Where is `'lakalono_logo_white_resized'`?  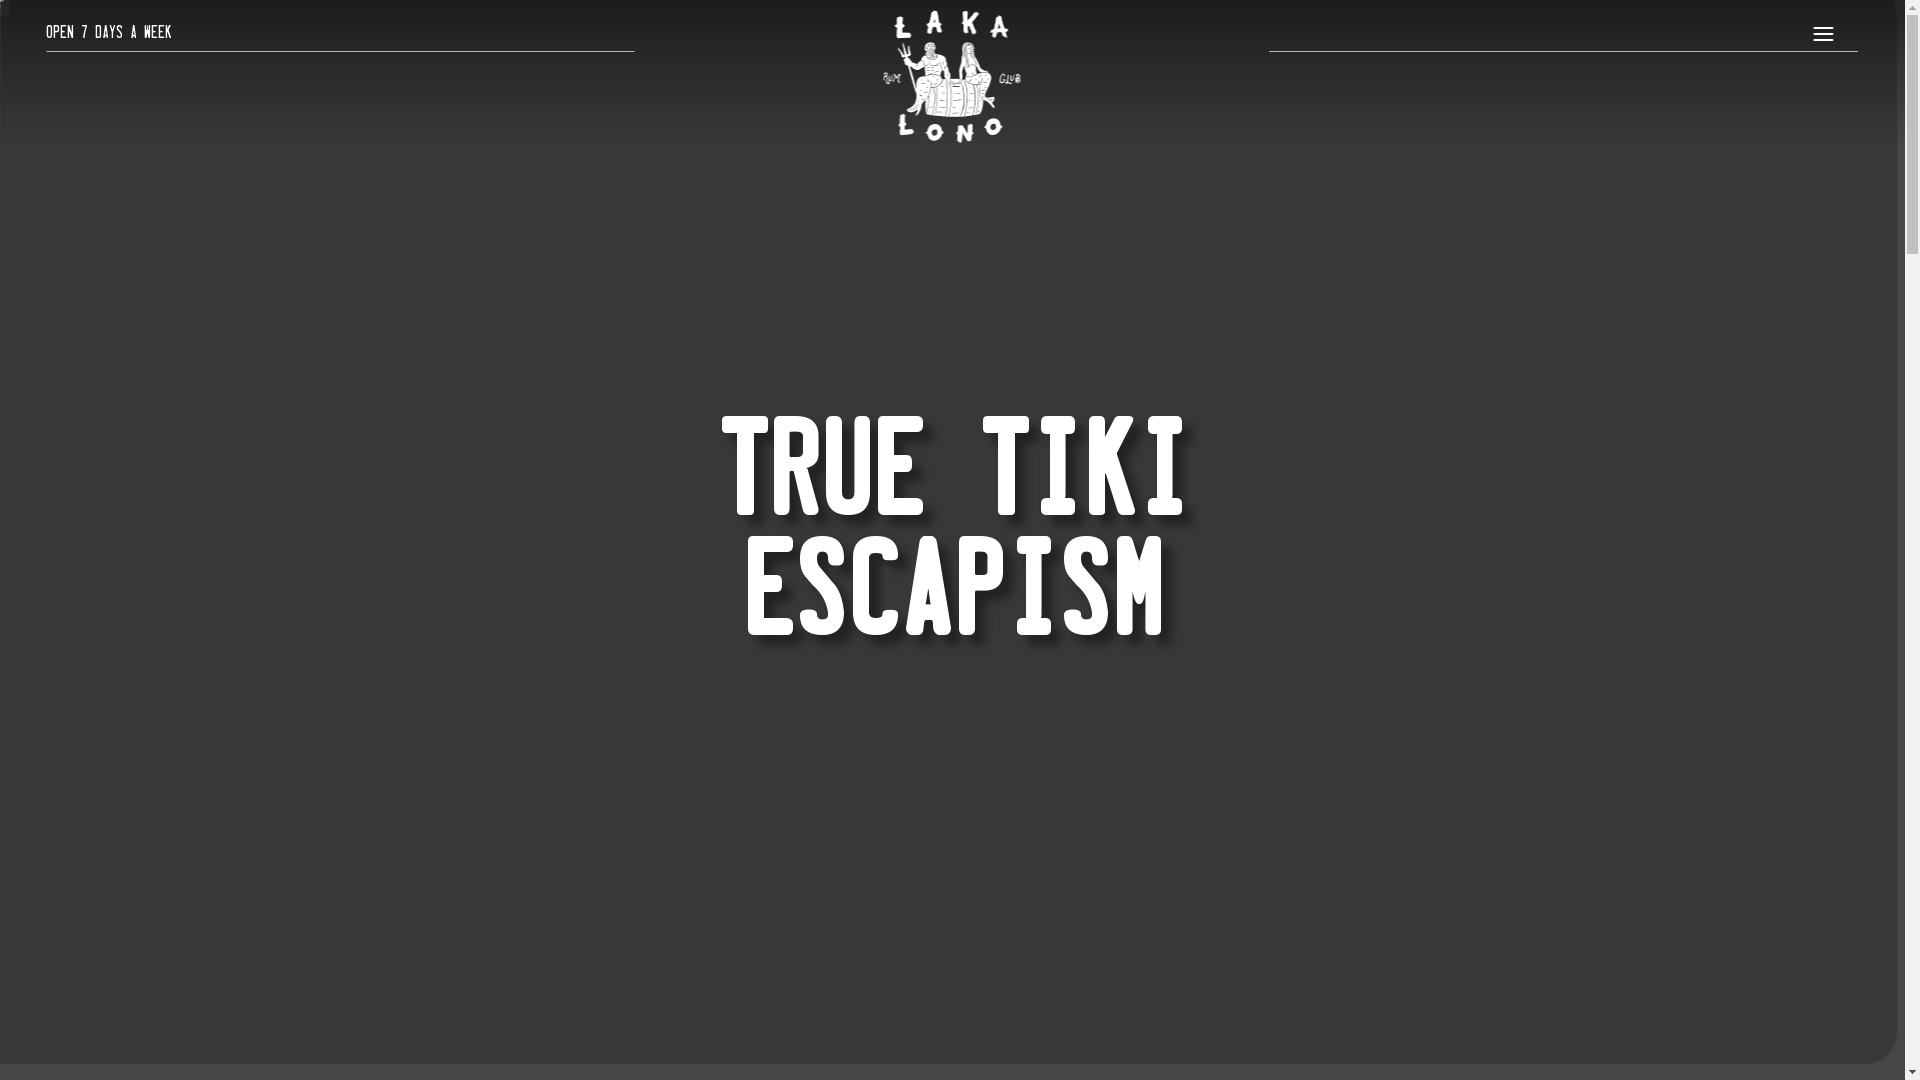
'lakalono_logo_white_resized' is located at coordinates (951, 75).